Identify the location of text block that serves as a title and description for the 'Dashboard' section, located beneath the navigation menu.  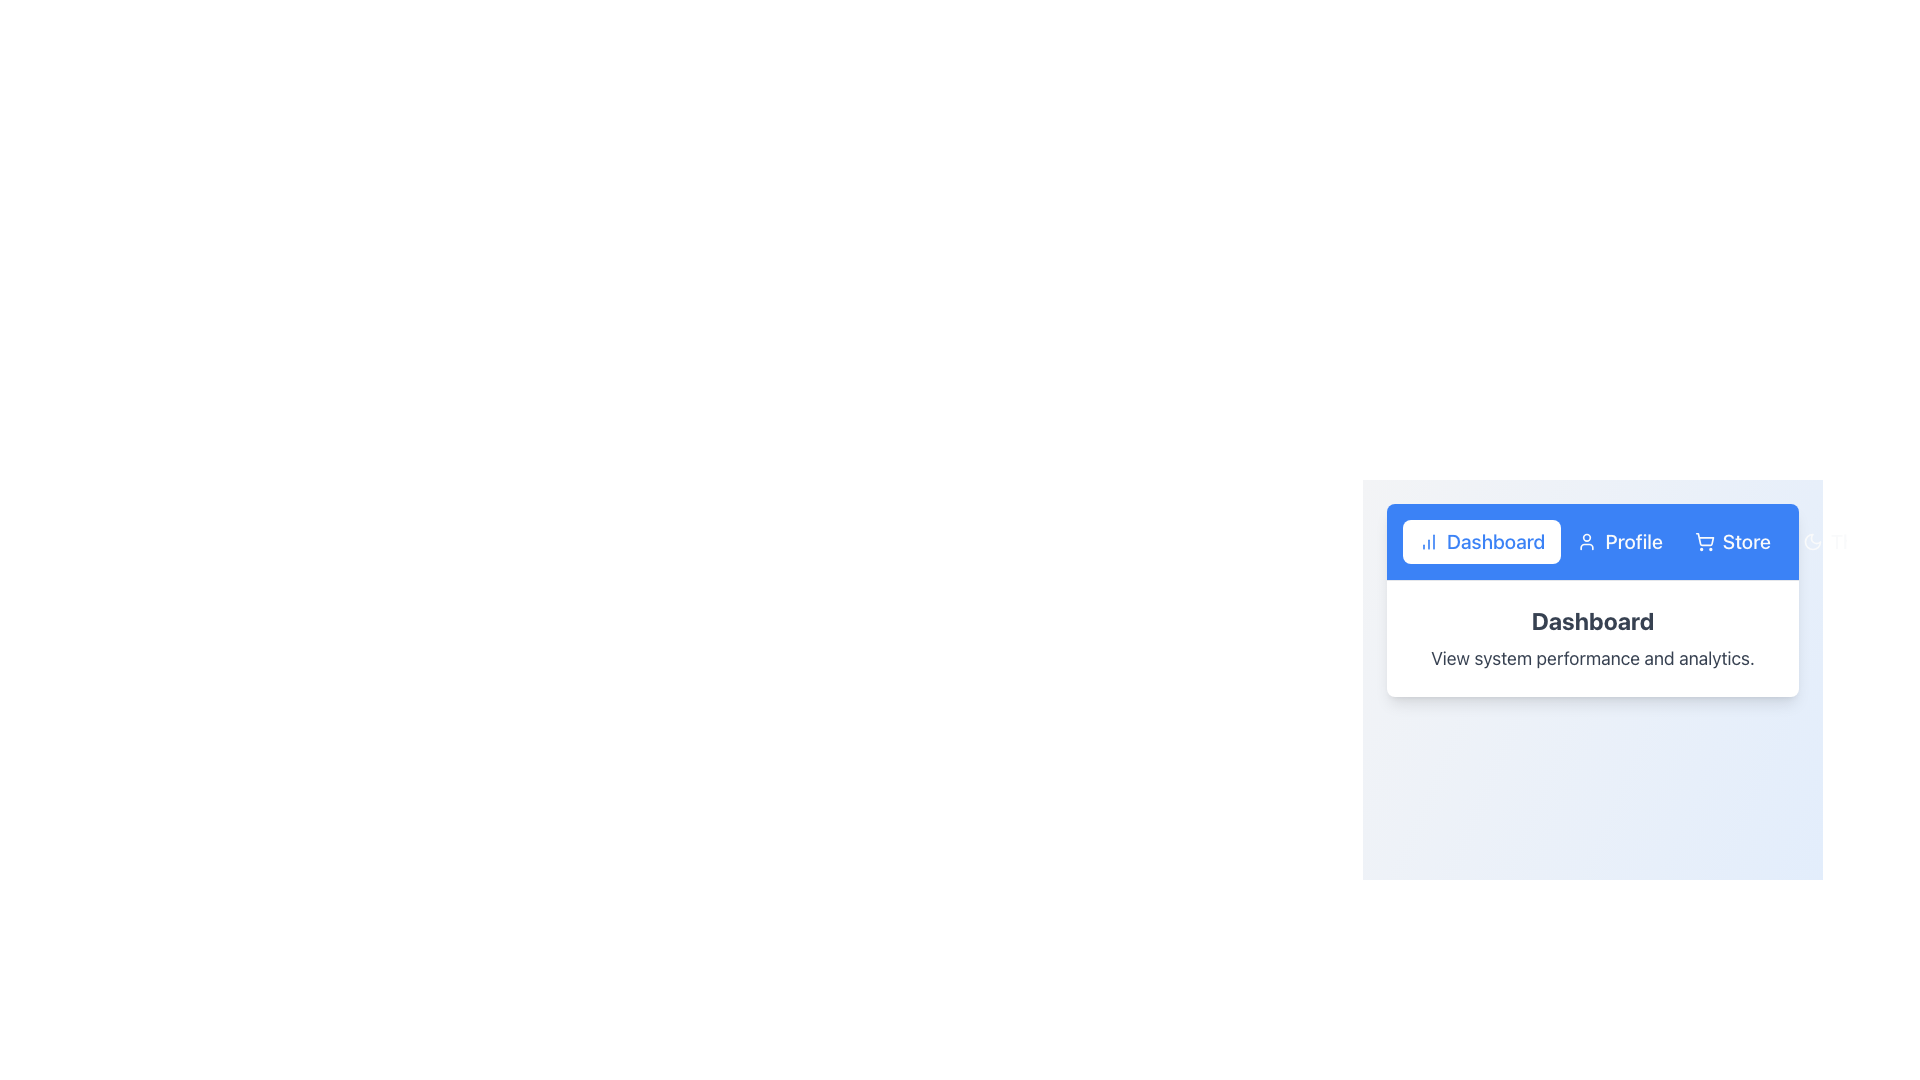
(1592, 639).